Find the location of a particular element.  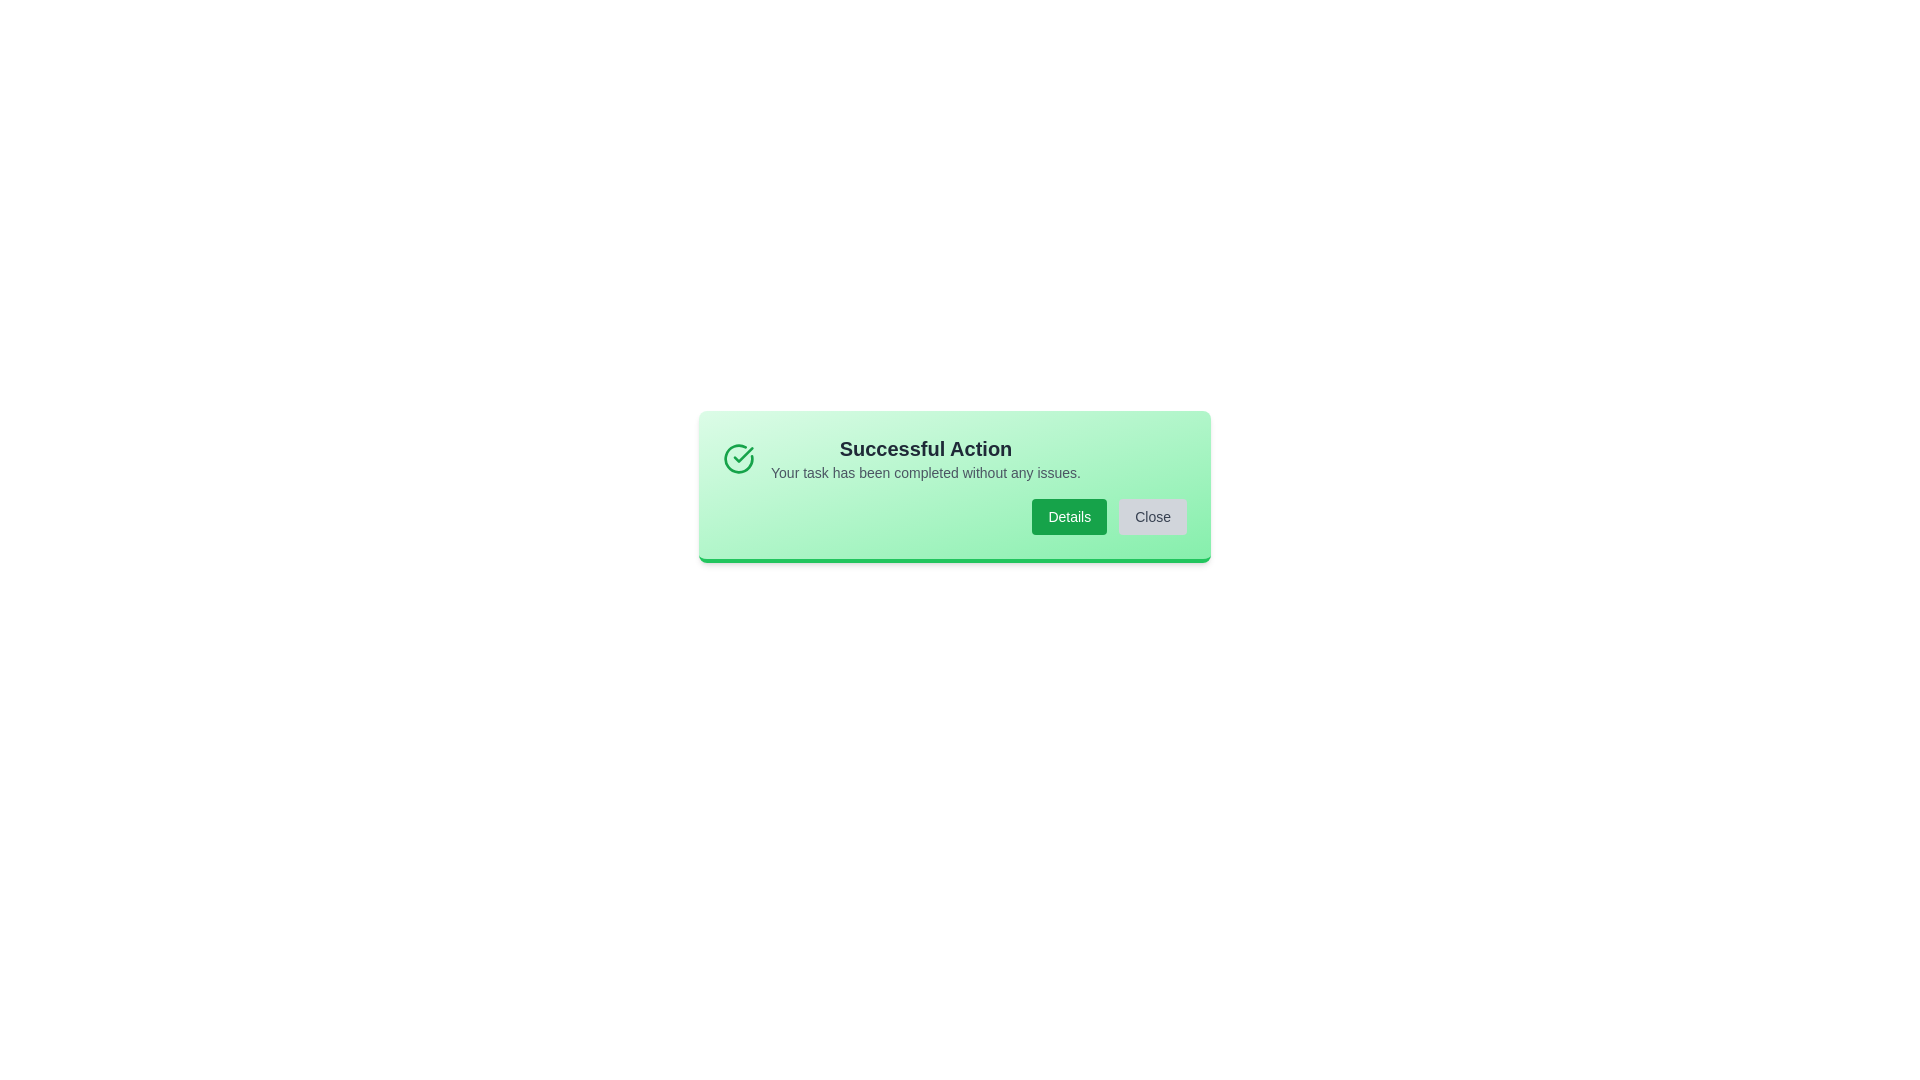

the button Details to observe its hover effect is located at coordinates (1068, 515).